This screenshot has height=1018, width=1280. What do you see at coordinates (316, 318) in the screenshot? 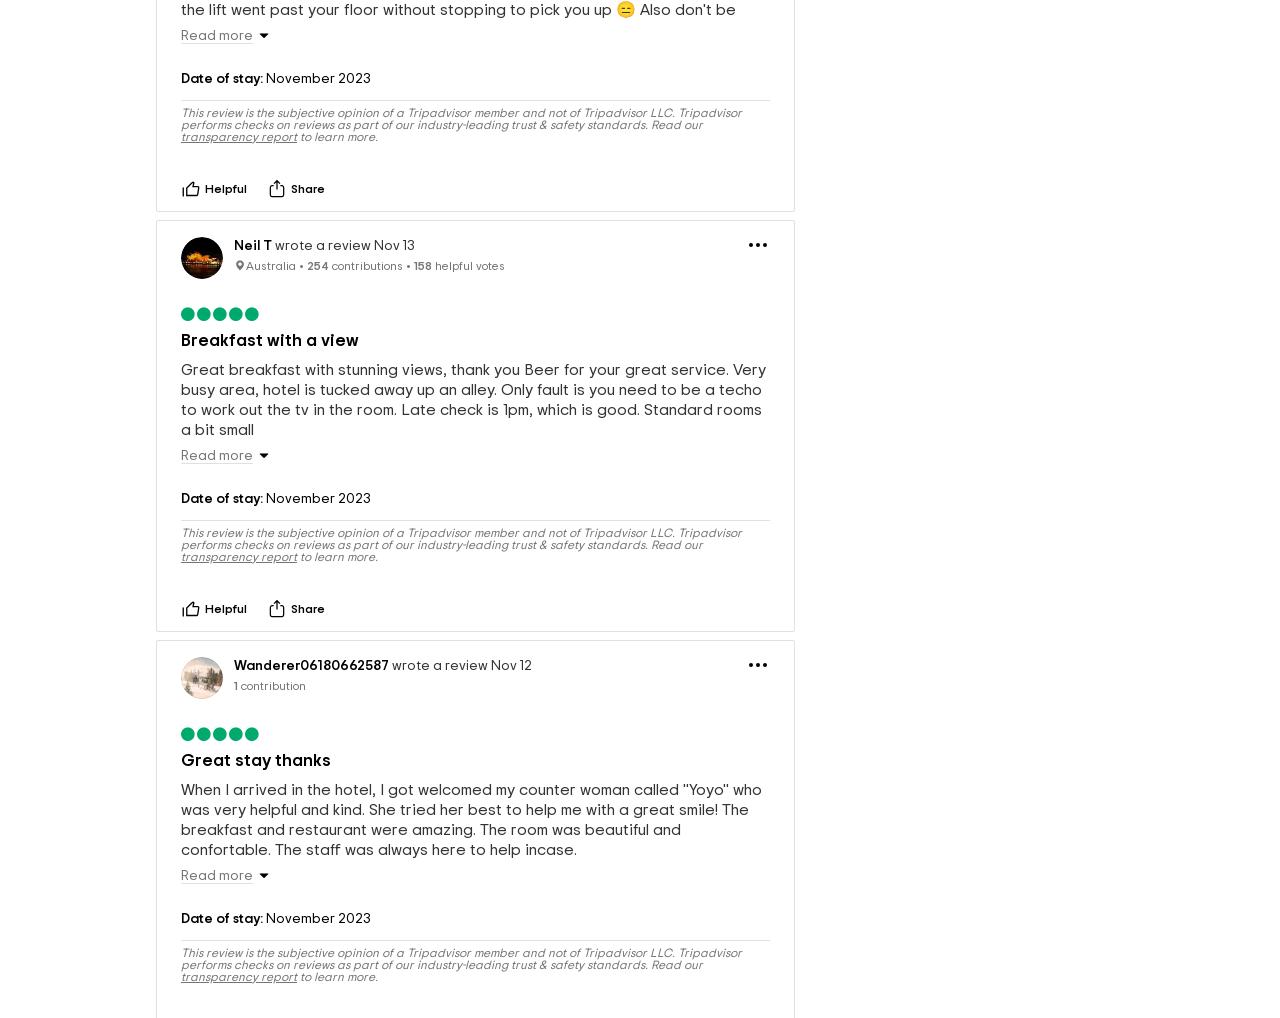
I see `'254'` at bounding box center [316, 318].